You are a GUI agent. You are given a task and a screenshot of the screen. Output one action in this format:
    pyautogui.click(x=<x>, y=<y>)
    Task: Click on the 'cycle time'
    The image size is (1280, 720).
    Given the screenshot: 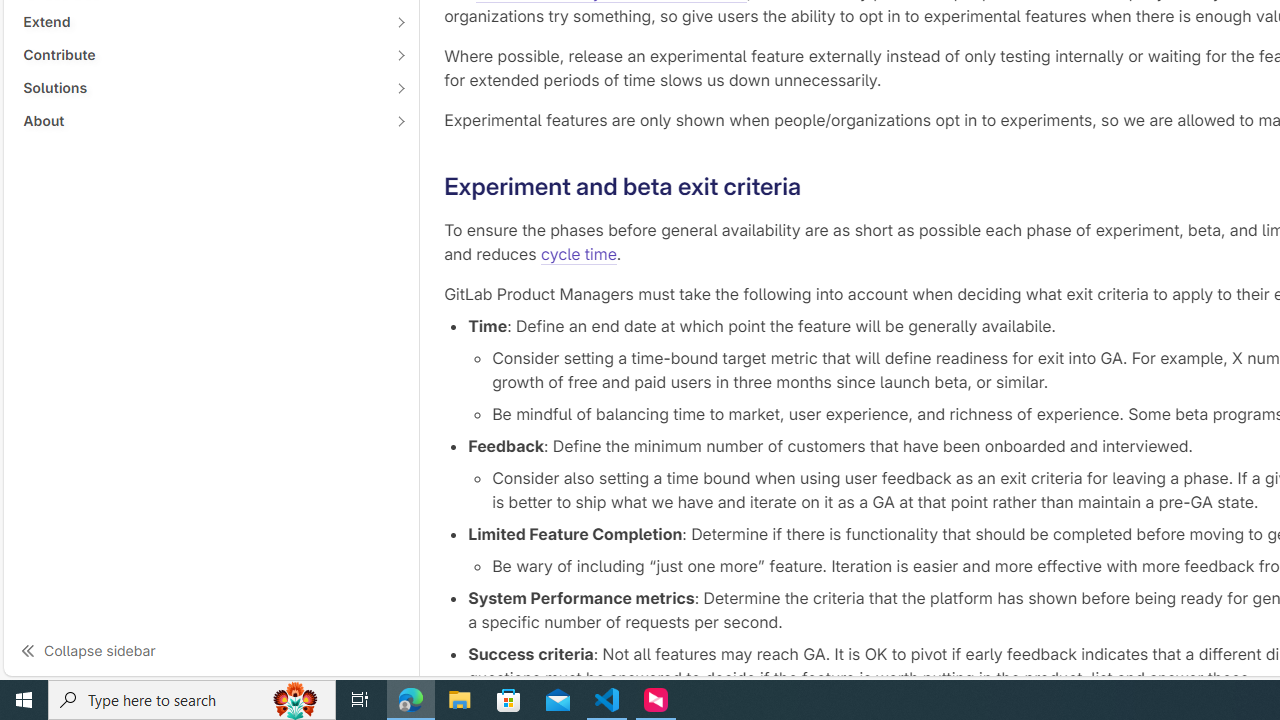 What is the action you would take?
    pyautogui.click(x=577, y=253)
    